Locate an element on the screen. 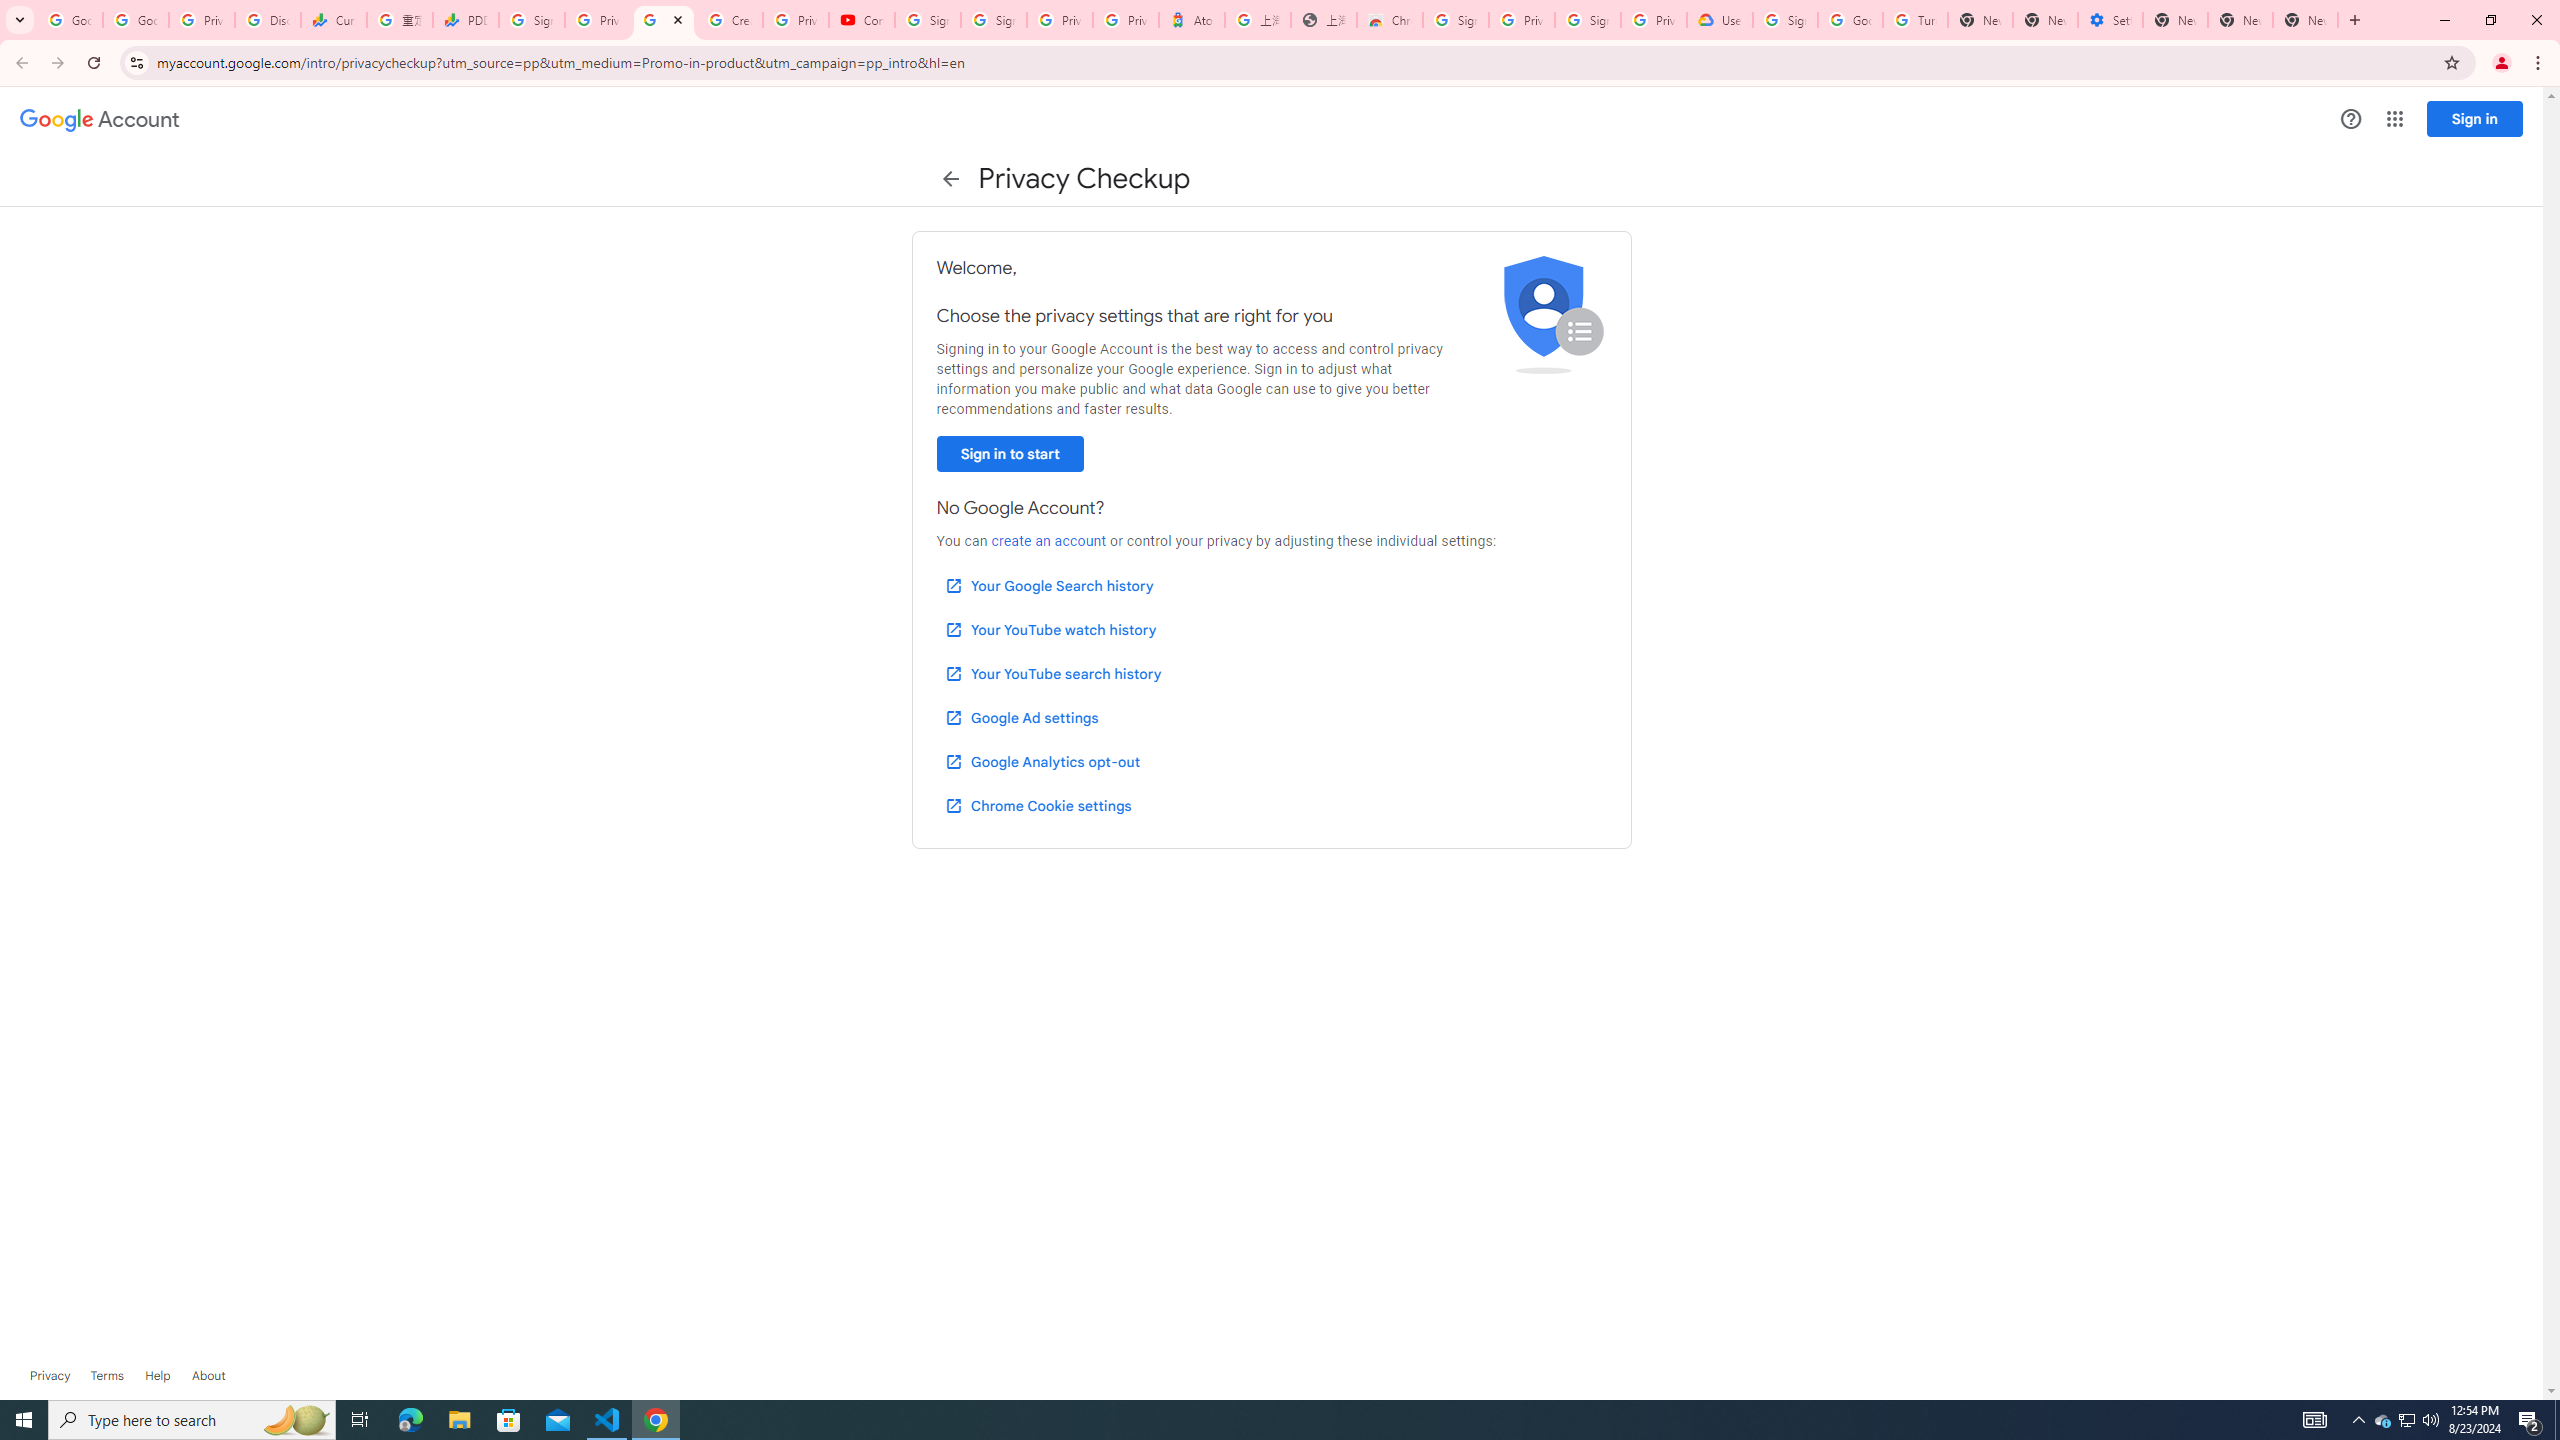 This screenshot has width=2560, height=1440. 'Content Creator Programs & Opportunities - YouTube Creators' is located at coordinates (860, 19).